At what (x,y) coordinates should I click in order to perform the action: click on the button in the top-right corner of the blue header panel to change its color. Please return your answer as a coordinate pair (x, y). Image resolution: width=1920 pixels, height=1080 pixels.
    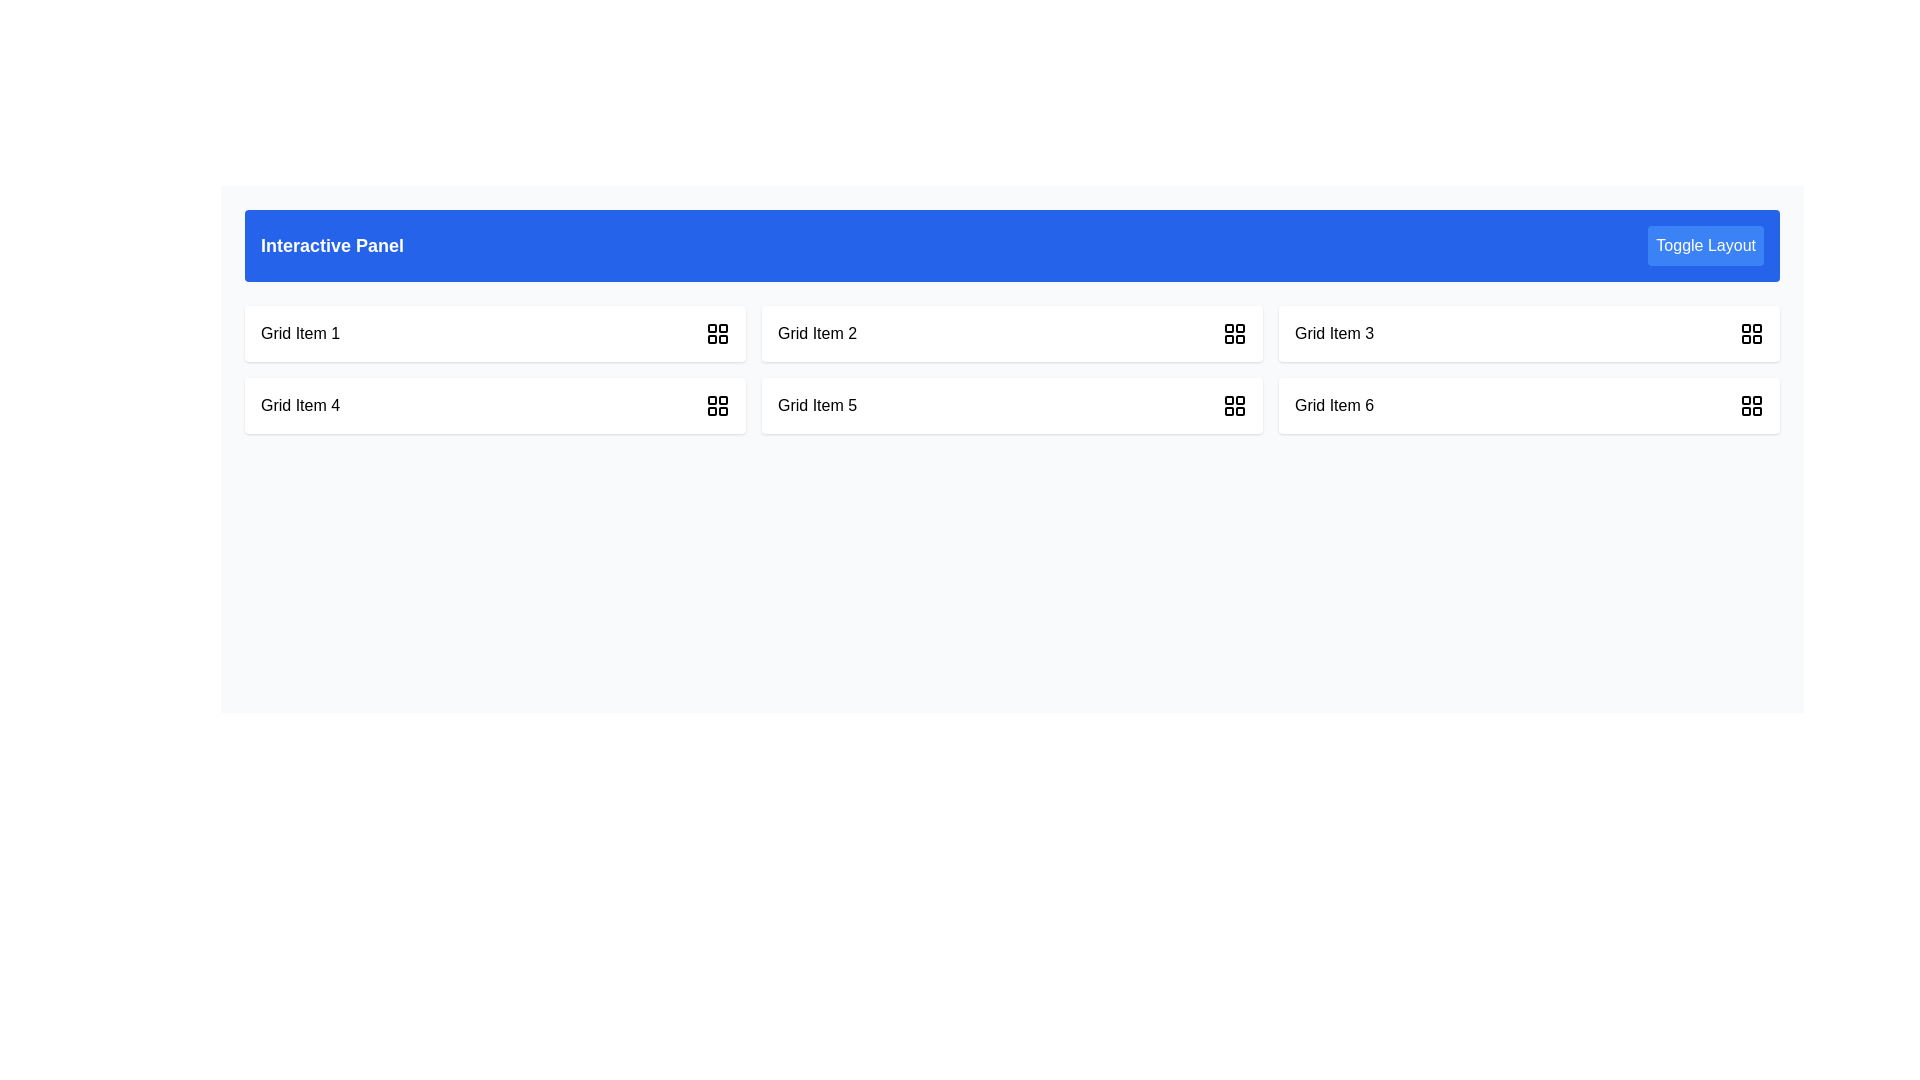
    Looking at the image, I should click on (1705, 245).